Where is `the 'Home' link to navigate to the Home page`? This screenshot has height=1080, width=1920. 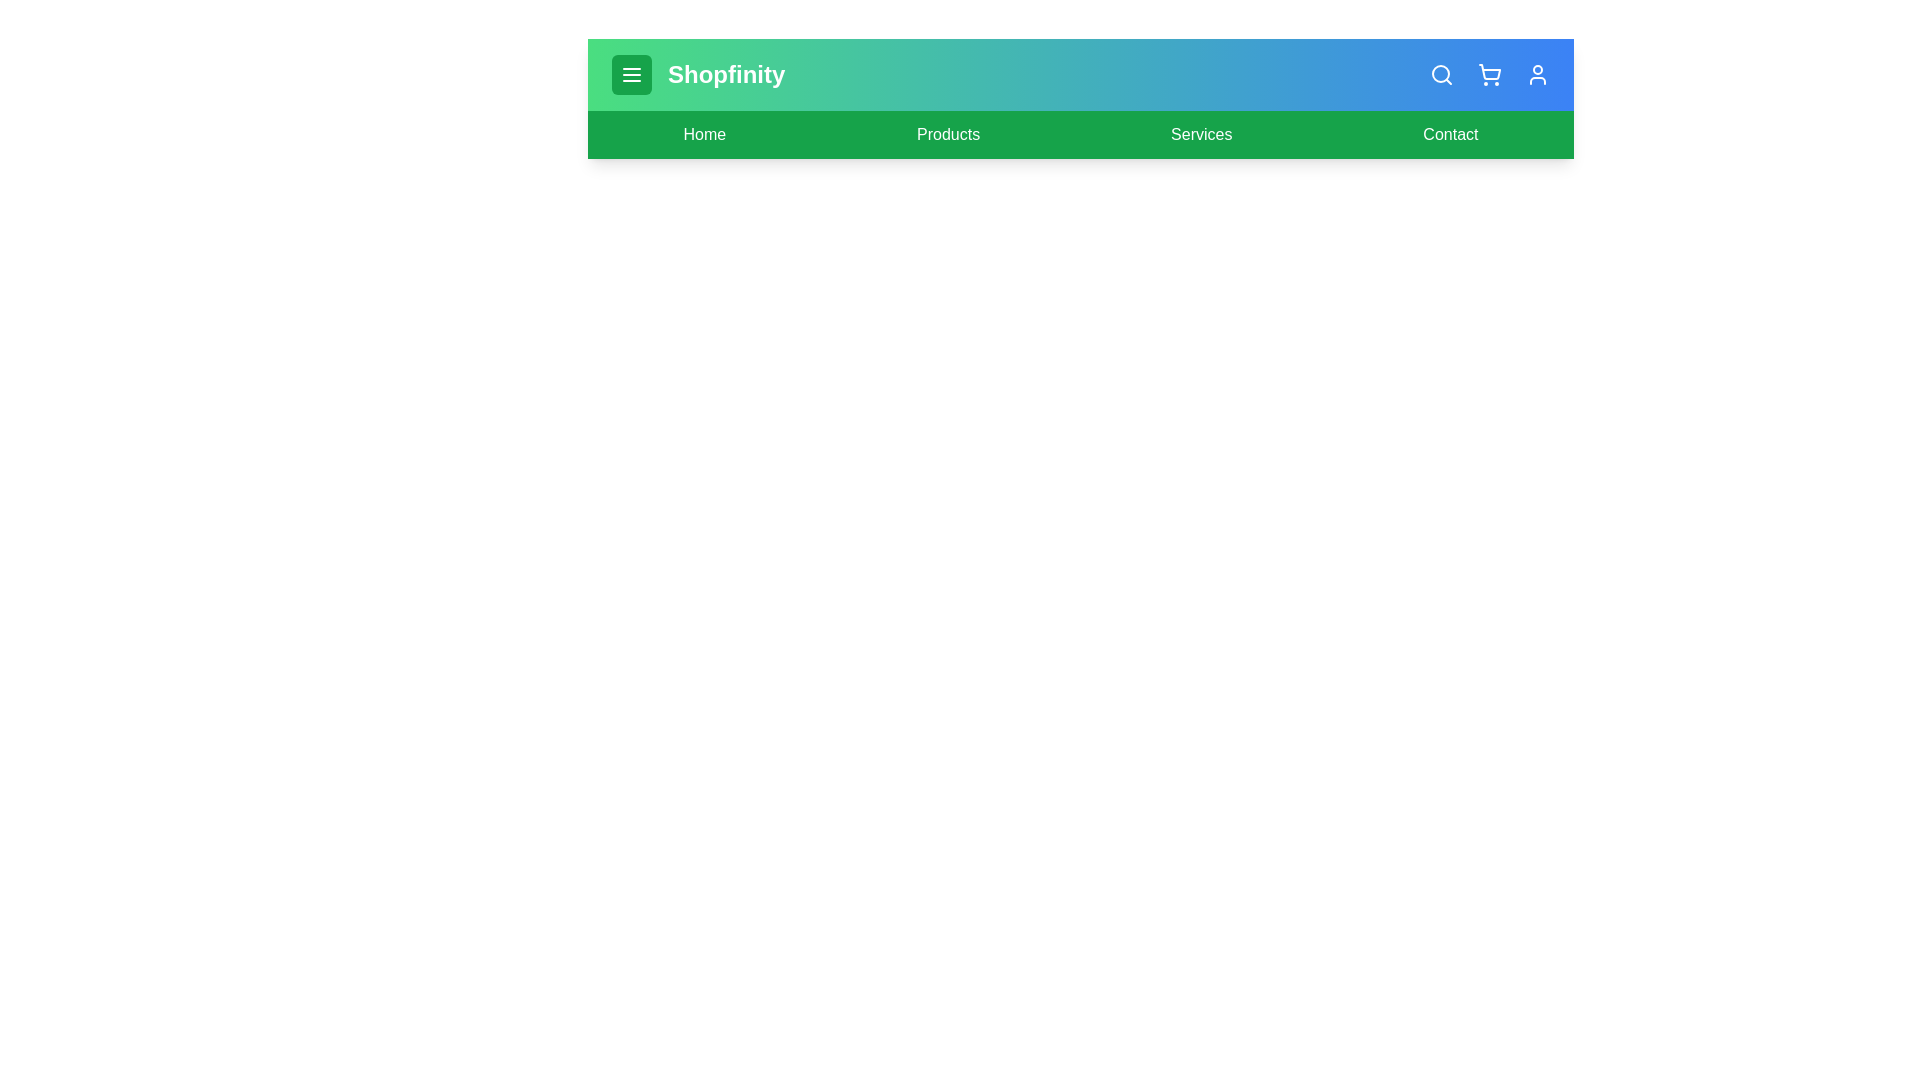 the 'Home' link to navigate to the Home page is located at coordinates (704, 135).